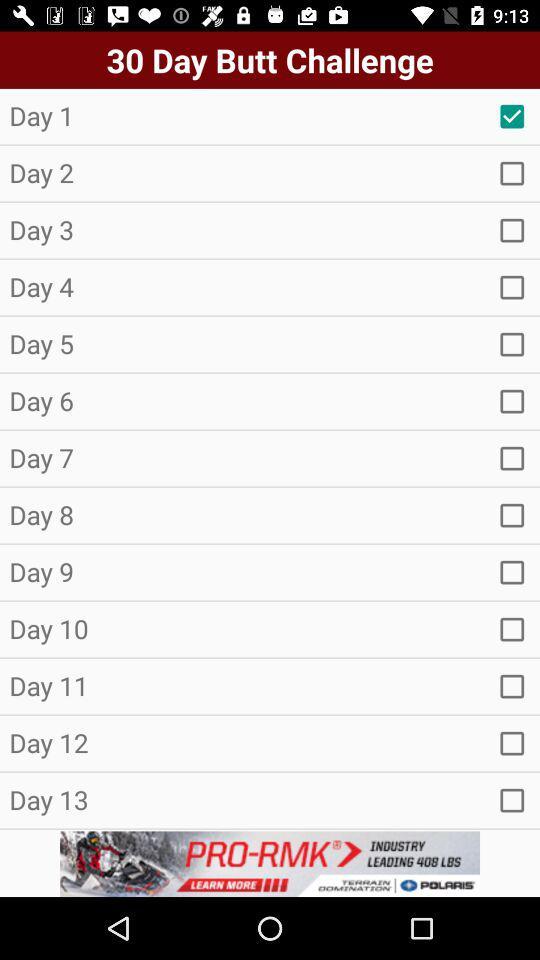 The image size is (540, 960). Describe the element at coordinates (512, 286) in the screenshot. I see `button` at that location.